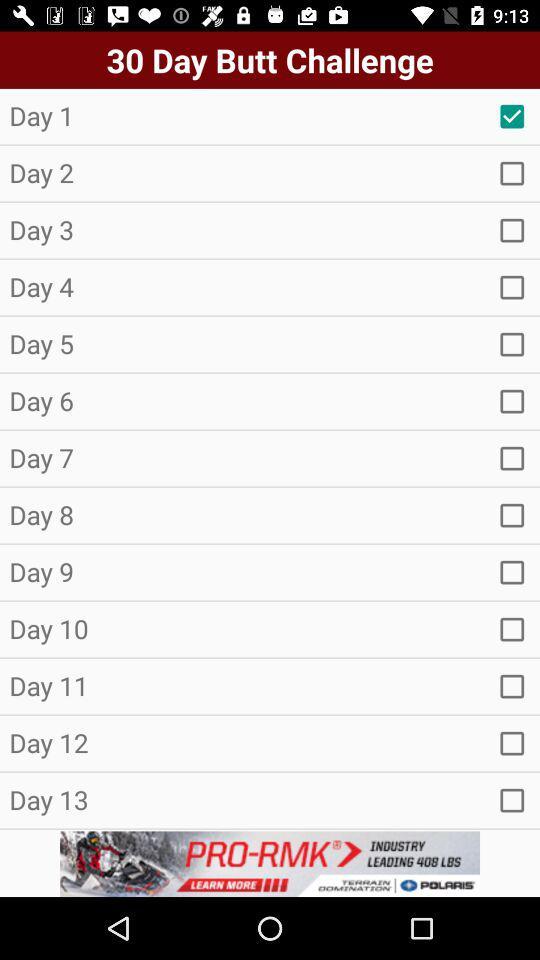 The image size is (540, 960). Describe the element at coordinates (512, 286) in the screenshot. I see `button` at that location.